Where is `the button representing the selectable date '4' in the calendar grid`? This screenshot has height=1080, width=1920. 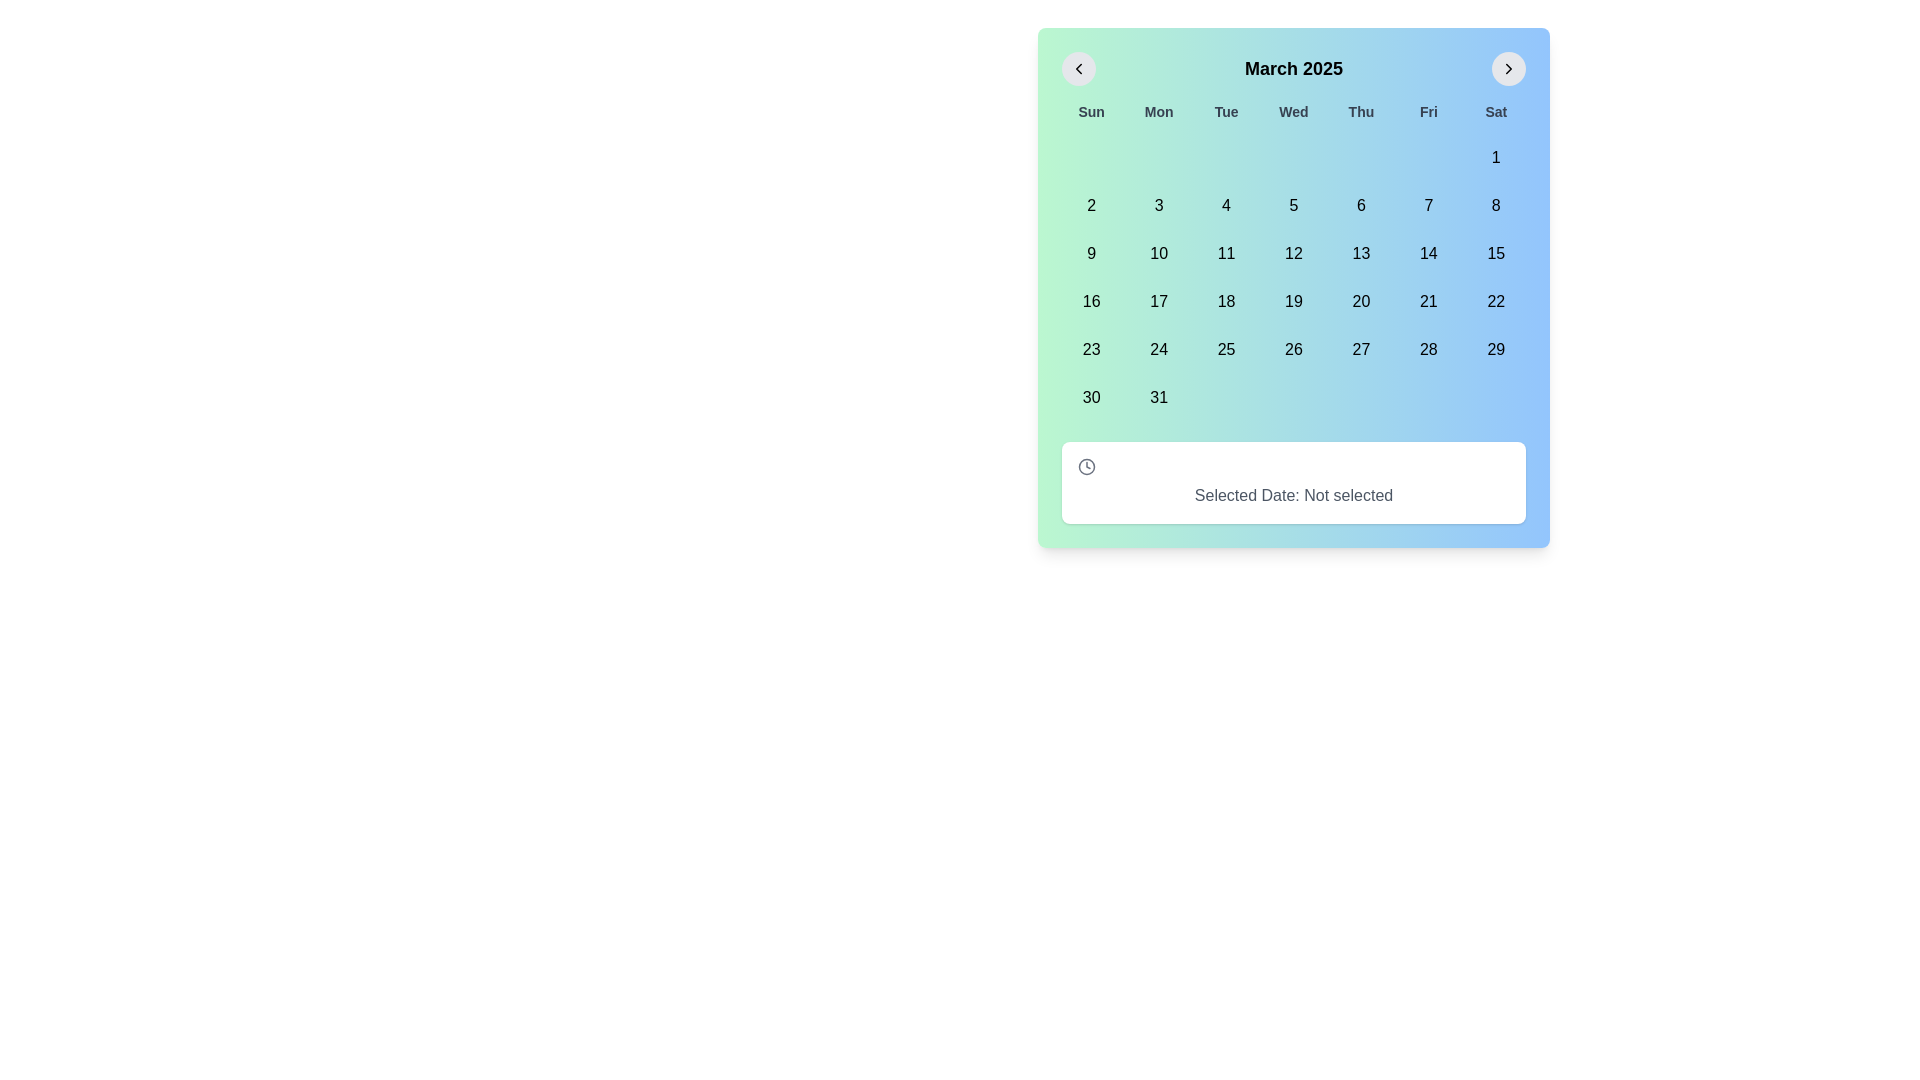 the button representing the selectable date '4' in the calendar grid is located at coordinates (1225, 205).